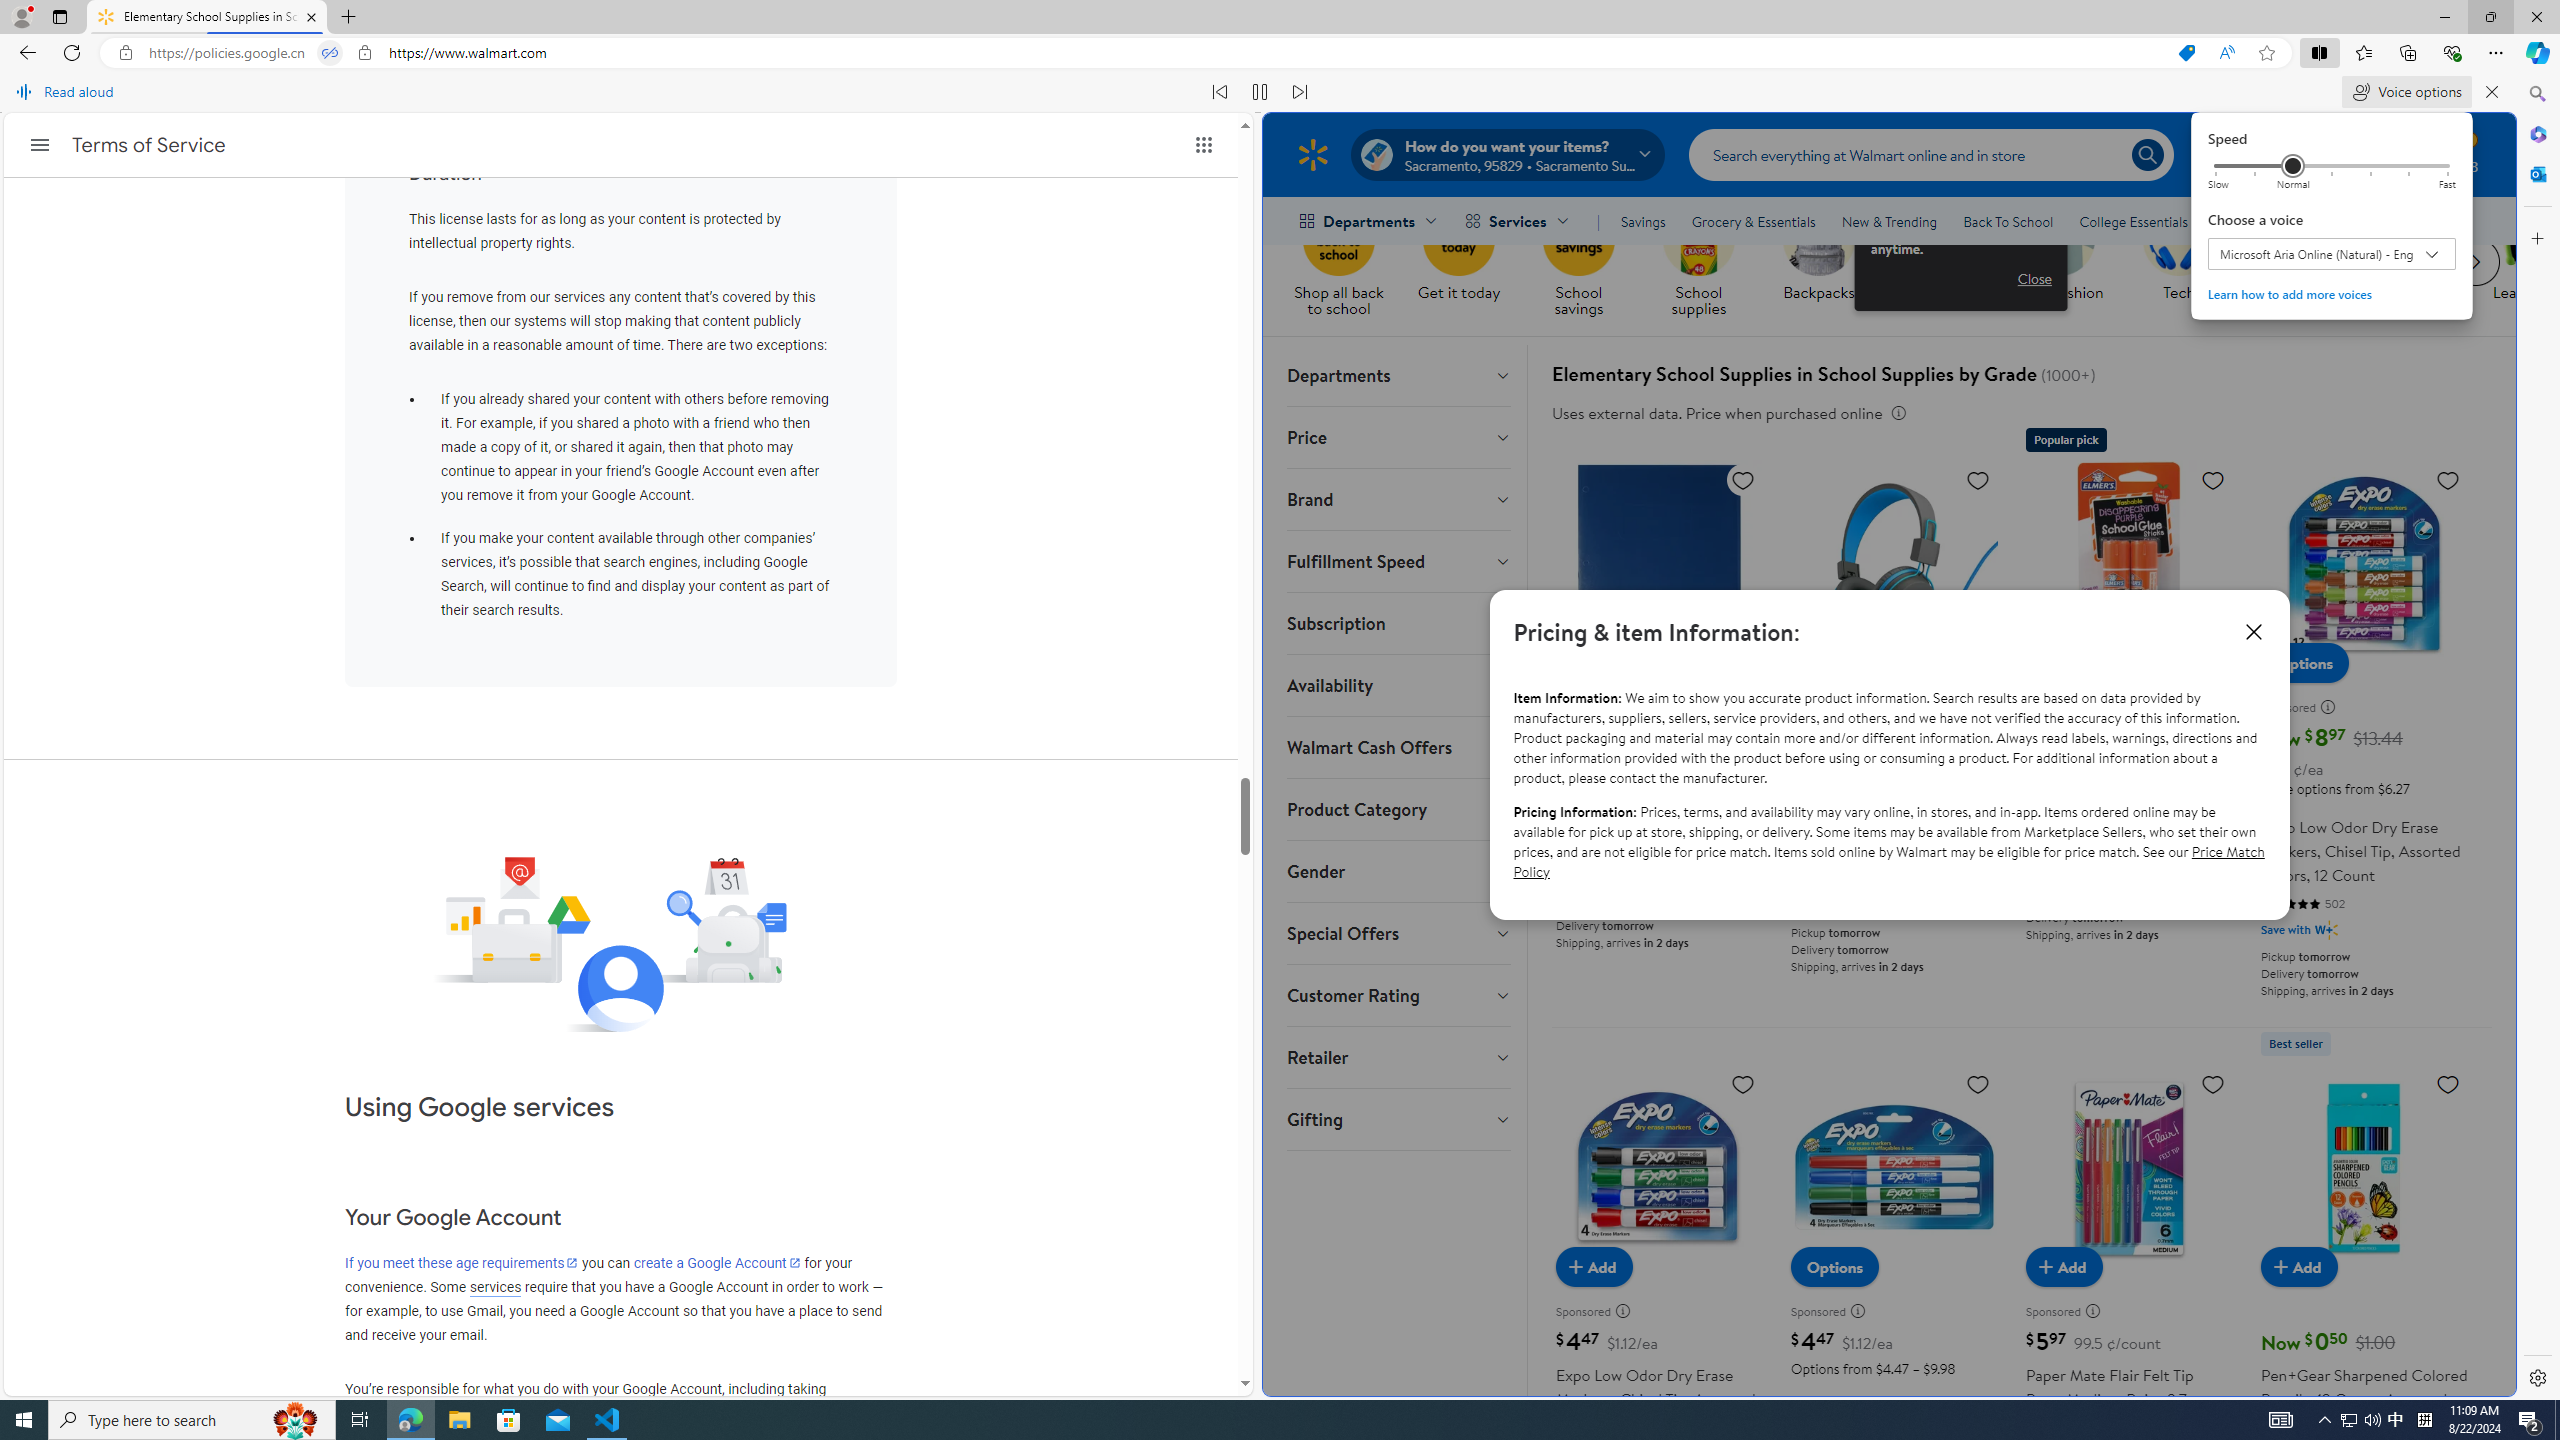 The width and height of the screenshot is (2560, 1440). What do you see at coordinates (2530, 1418) in the screenshot?
I see `'Action Center, 2 new notifications'` at bounding box center [2530, 1418].